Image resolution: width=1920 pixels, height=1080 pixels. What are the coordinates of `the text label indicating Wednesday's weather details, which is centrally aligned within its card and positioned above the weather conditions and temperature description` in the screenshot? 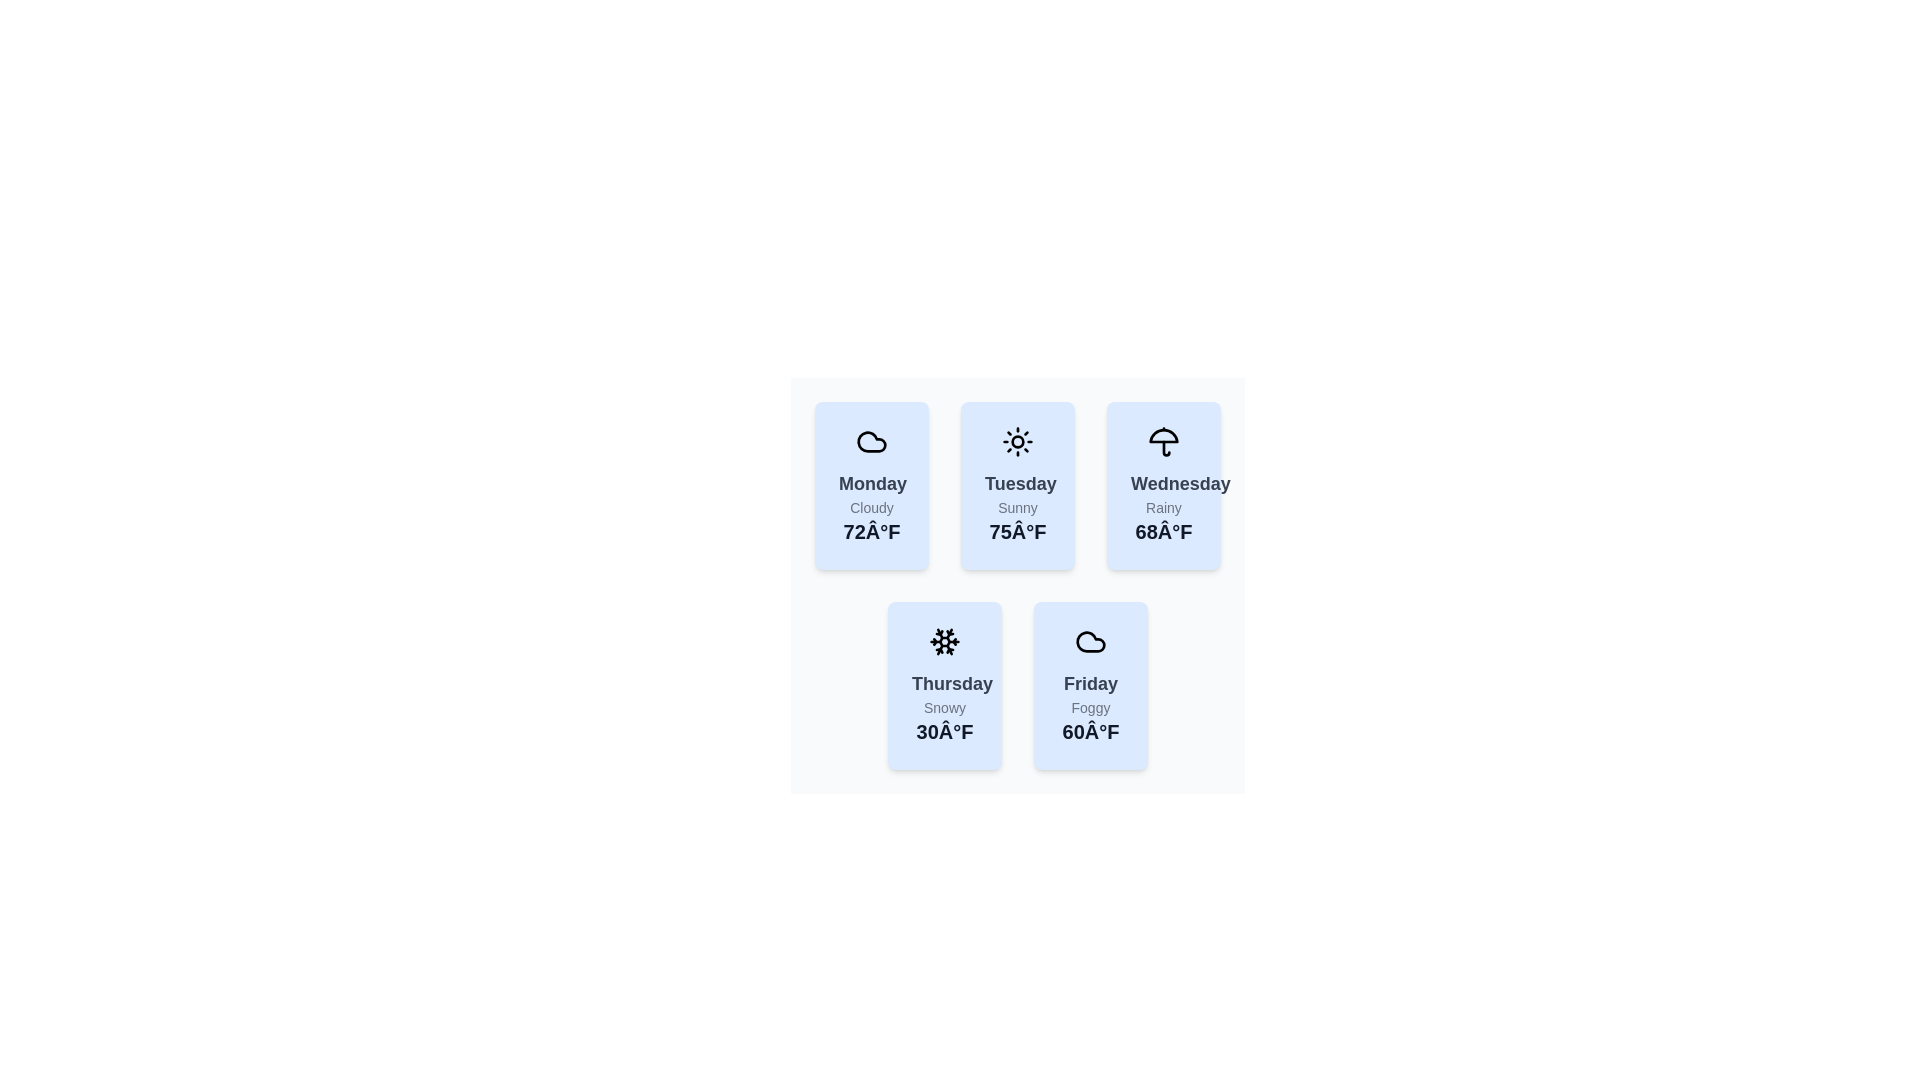 It's located at (1163, 483).